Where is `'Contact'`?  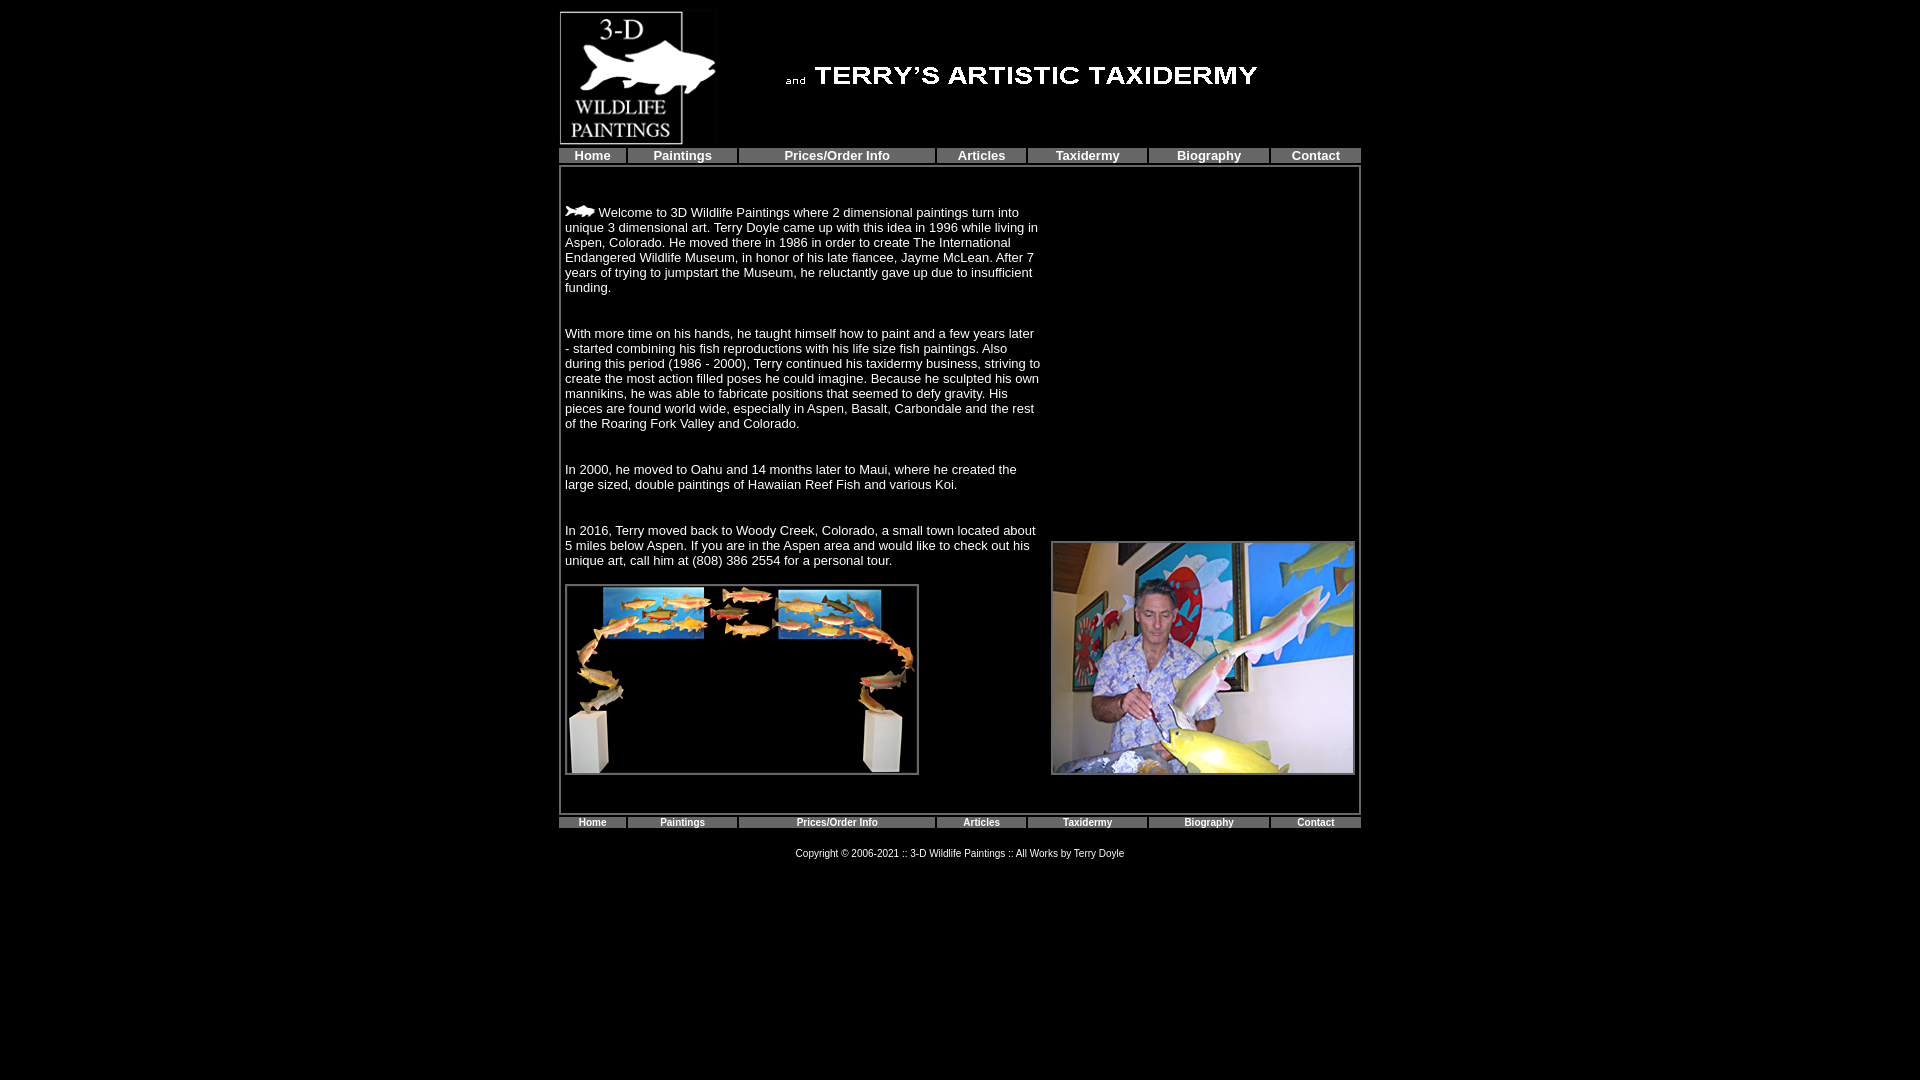
'Contact' is located at coordinates (1315, 153).